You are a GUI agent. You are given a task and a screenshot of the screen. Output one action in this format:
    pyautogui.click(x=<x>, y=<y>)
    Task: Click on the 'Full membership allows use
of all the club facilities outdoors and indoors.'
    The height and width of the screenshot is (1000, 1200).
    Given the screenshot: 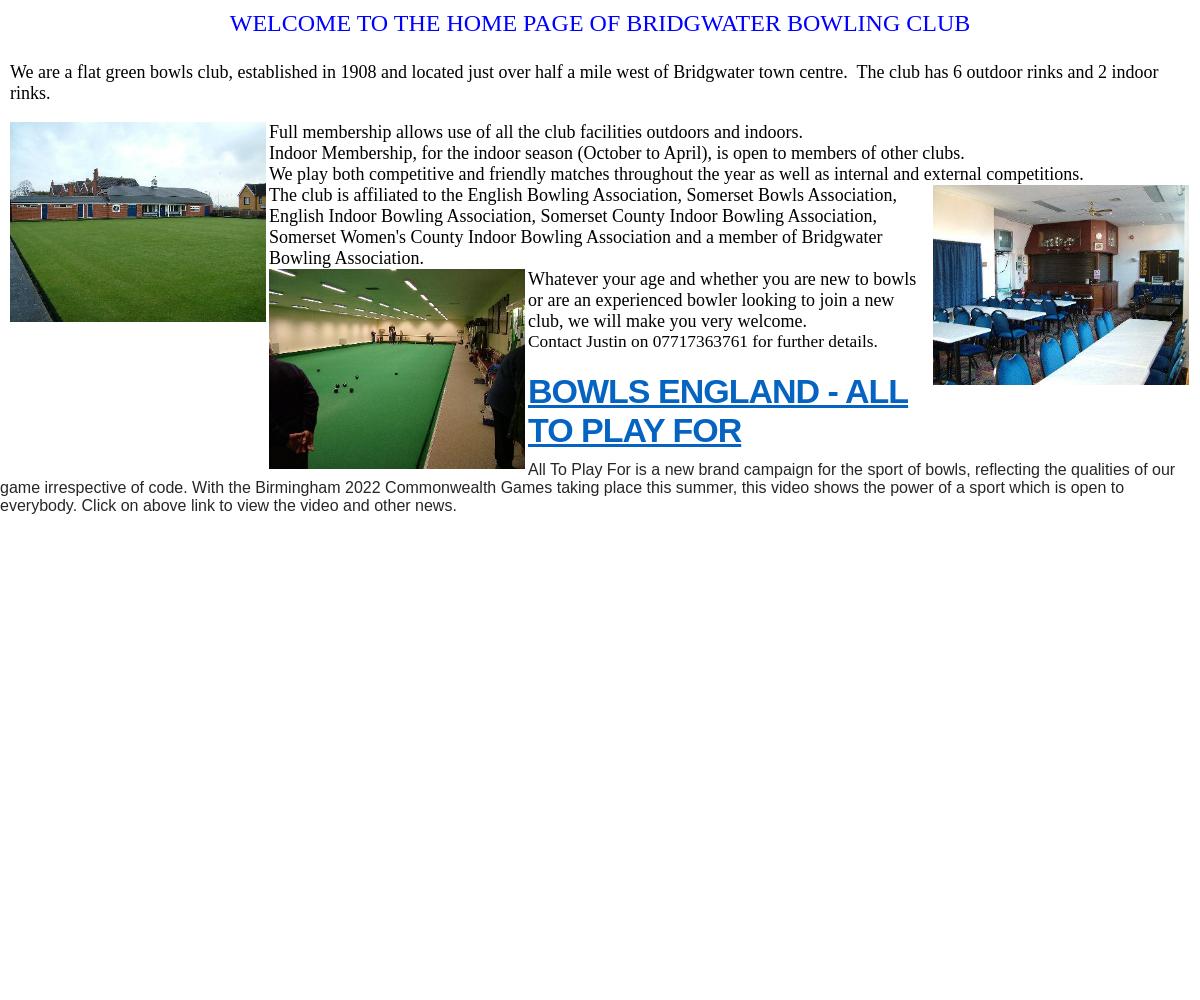 What is the action you would take?
    pyautogui.click(x=534, y=132)
    